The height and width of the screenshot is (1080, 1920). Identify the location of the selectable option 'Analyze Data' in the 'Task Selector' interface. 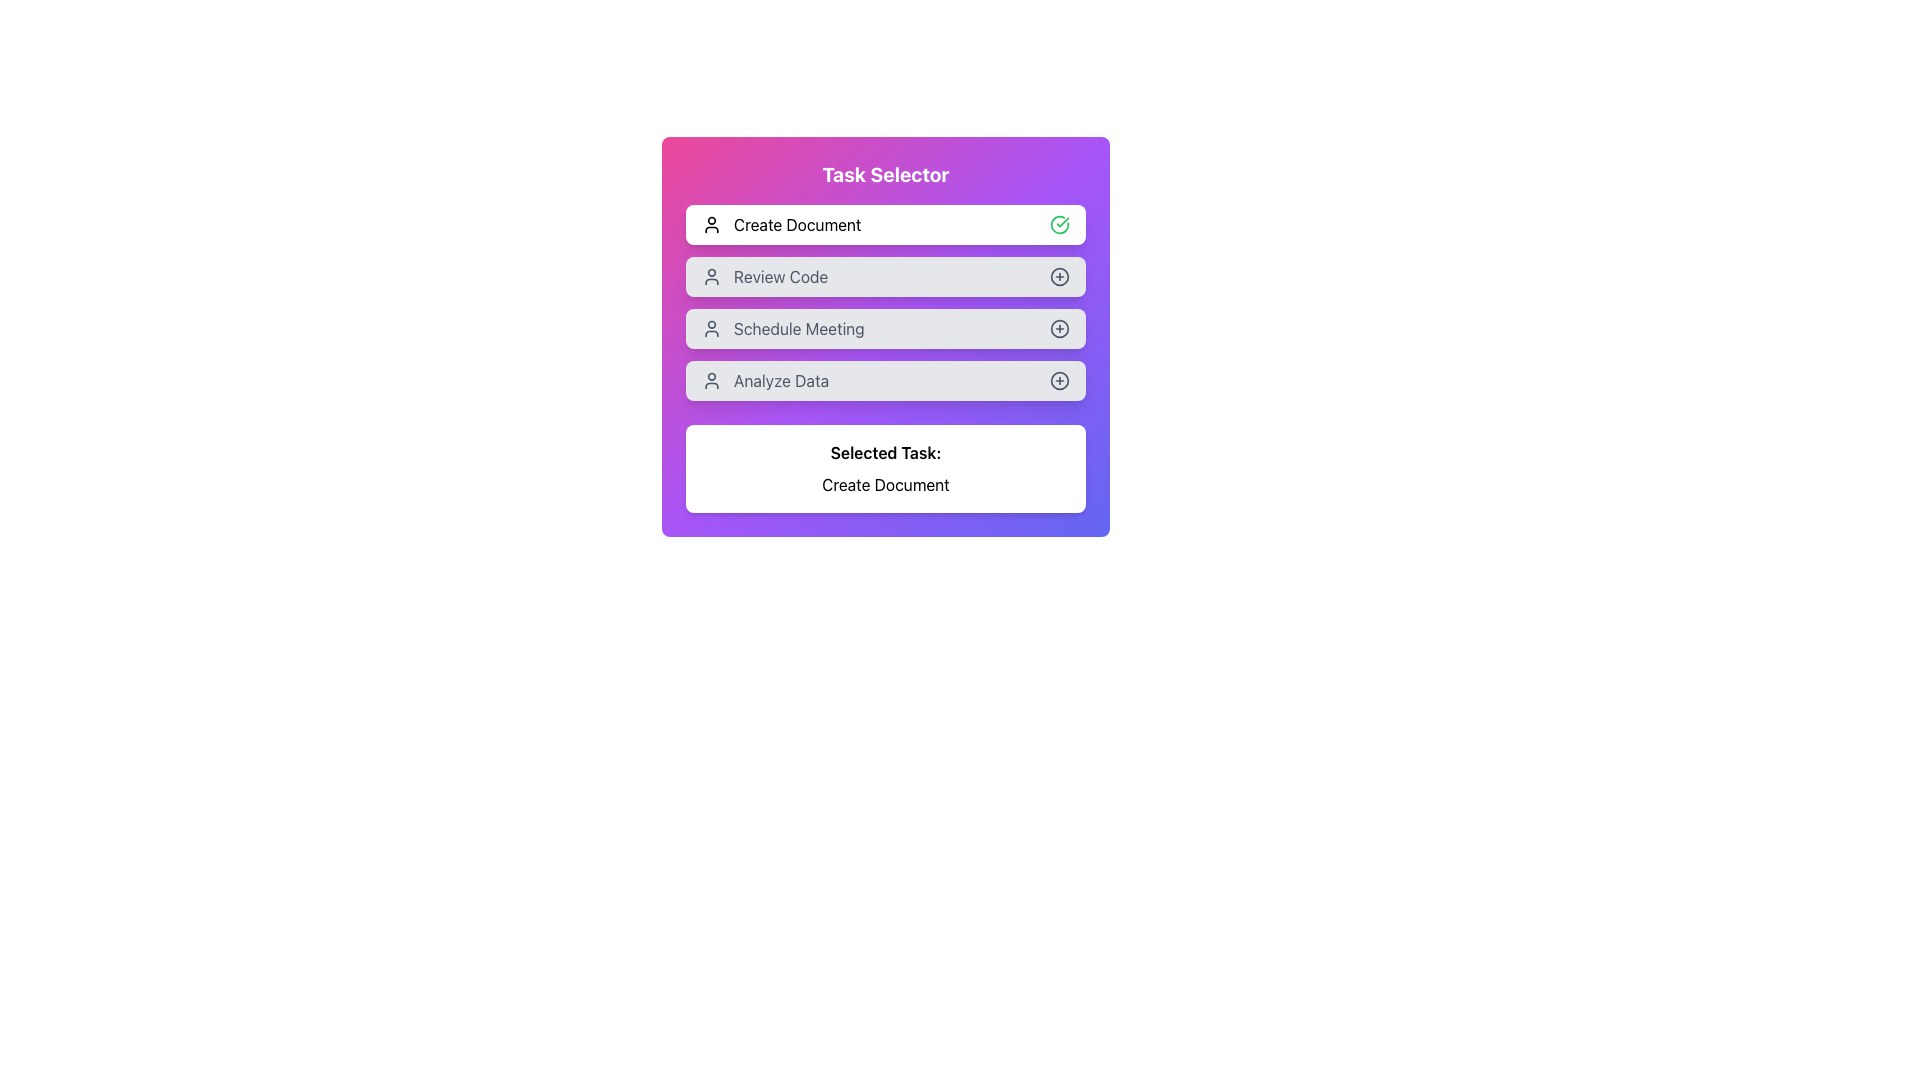
(764, 381).